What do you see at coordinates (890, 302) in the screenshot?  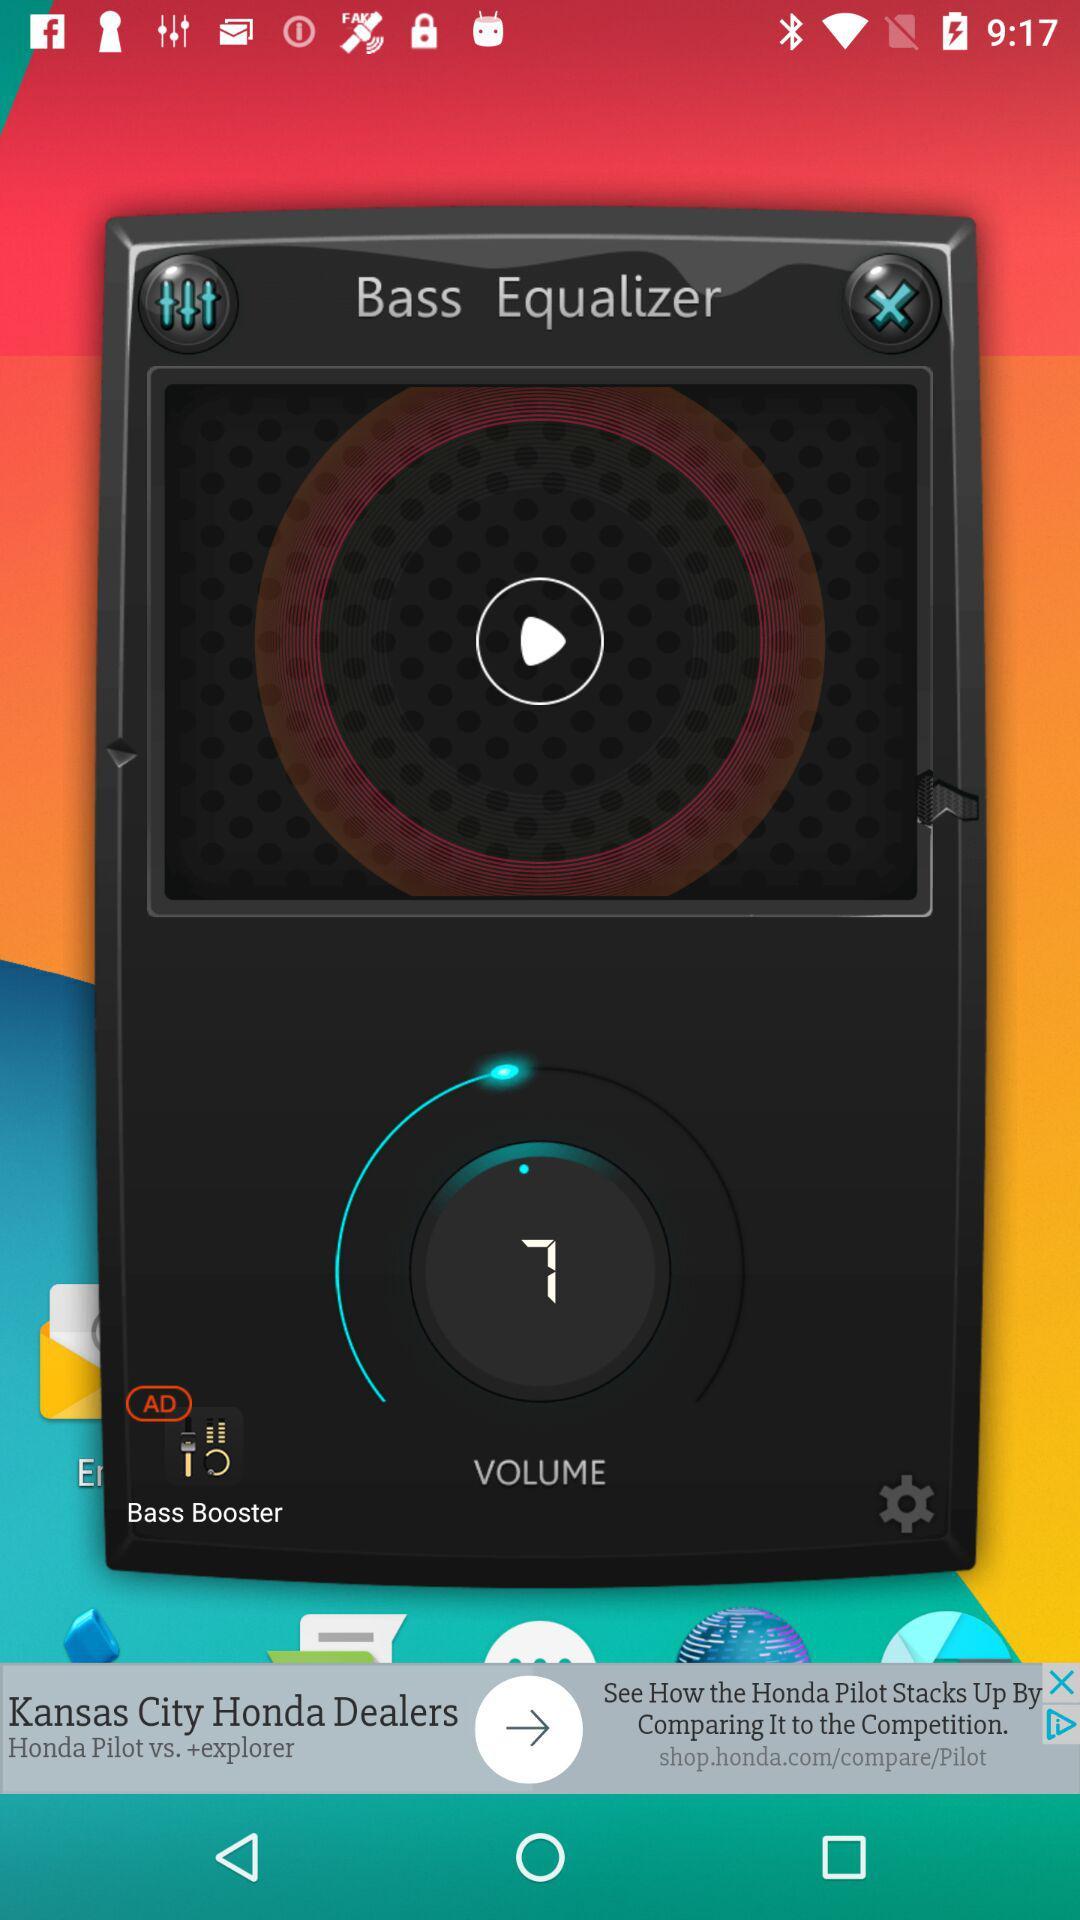 I see `the equalizer` at bounding box center [890, 302].